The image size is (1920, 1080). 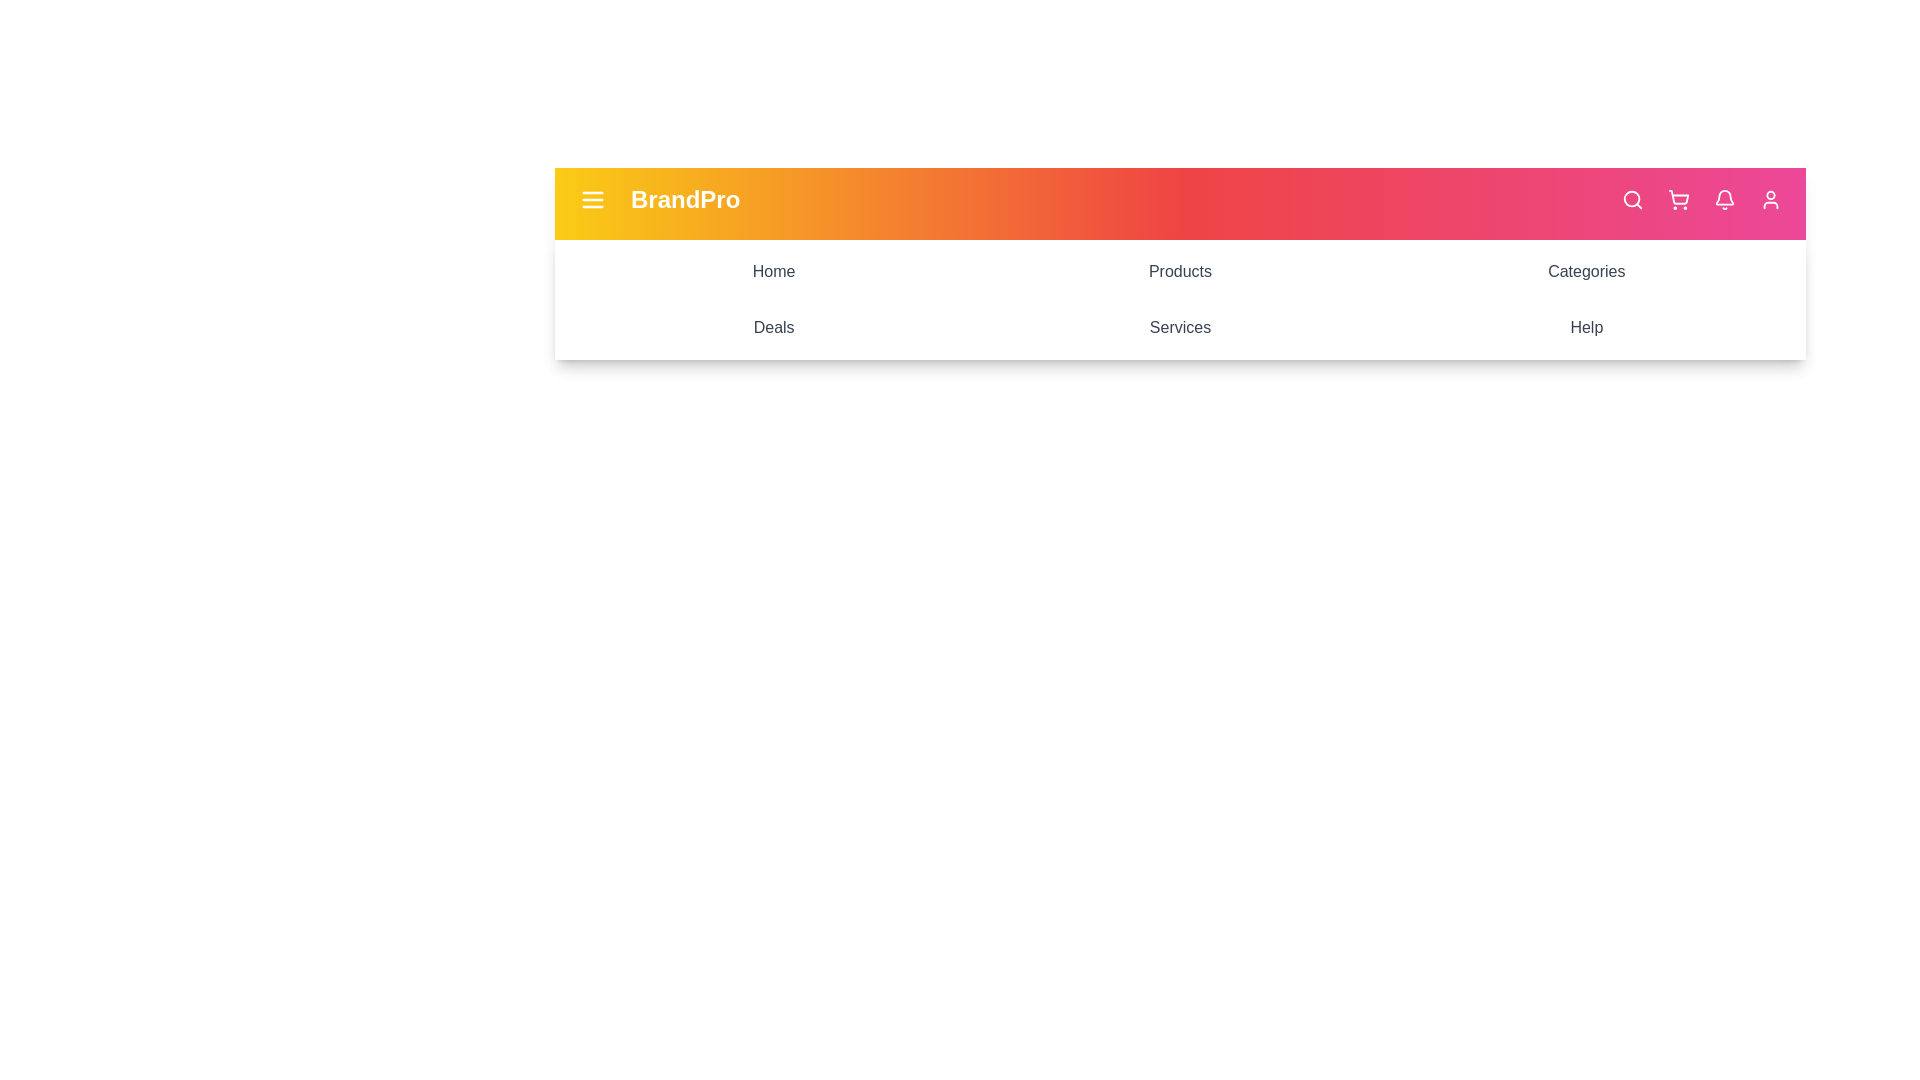 I want to click on the menu item labeled Products to navigate to its section, so click(x=1180, y=272).